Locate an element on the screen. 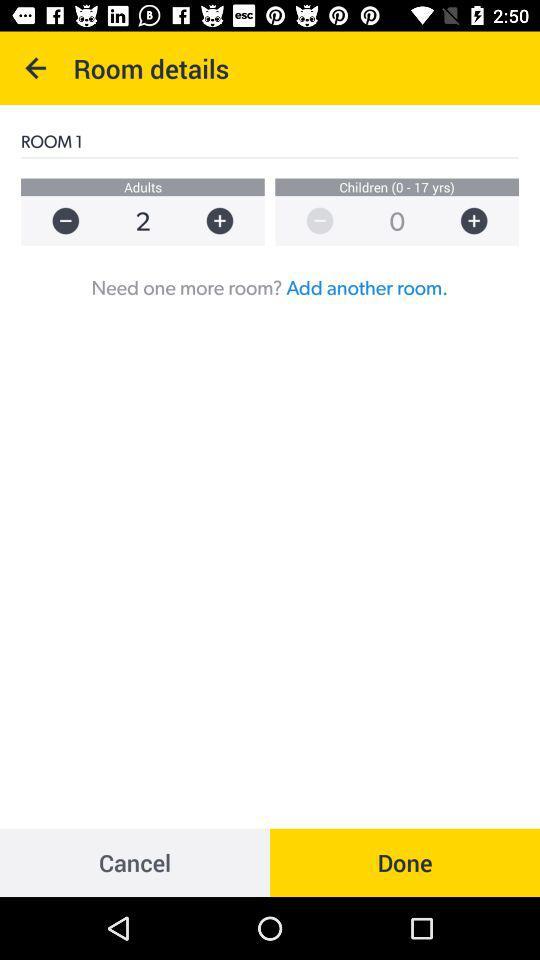 The width and height of the screenshot is (540, 960). increase the number of adults is located at coordinates (228, 221).